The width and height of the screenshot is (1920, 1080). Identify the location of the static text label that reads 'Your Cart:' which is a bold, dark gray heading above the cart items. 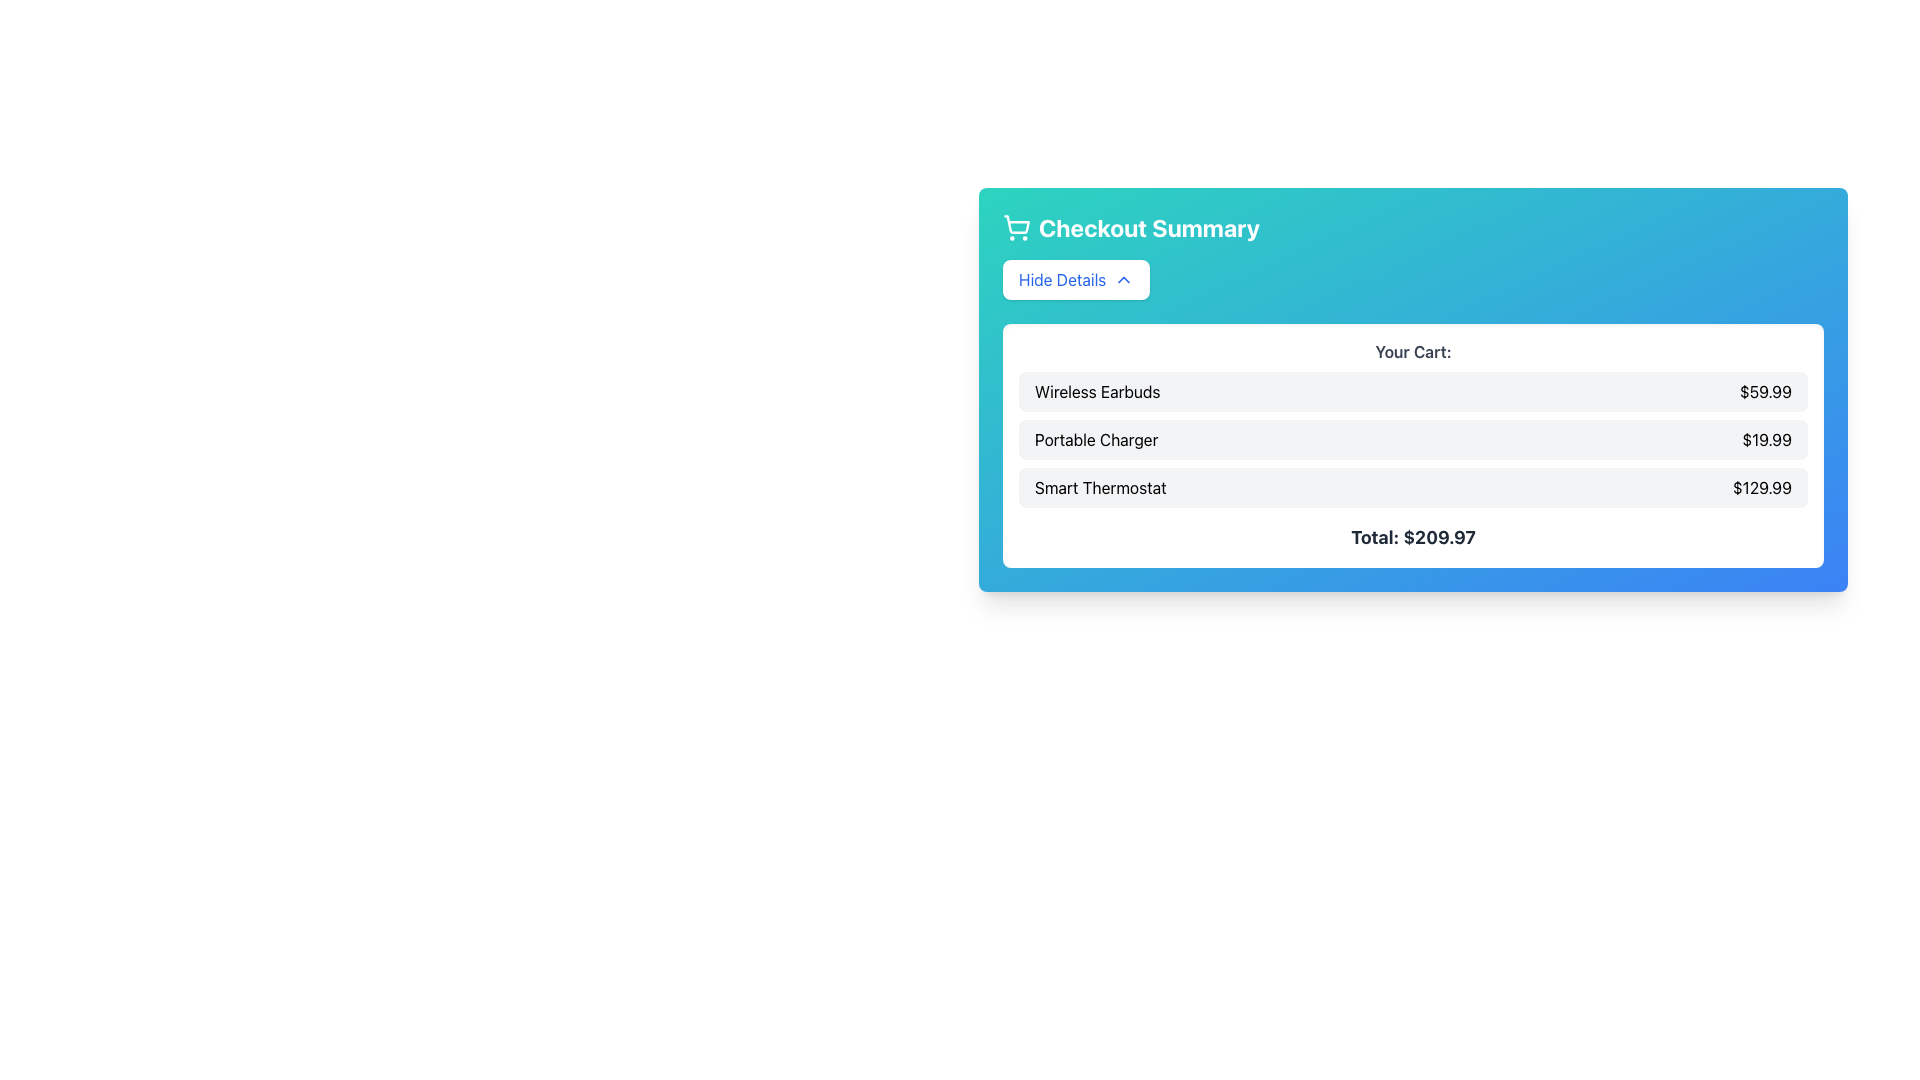
(1412, 350).